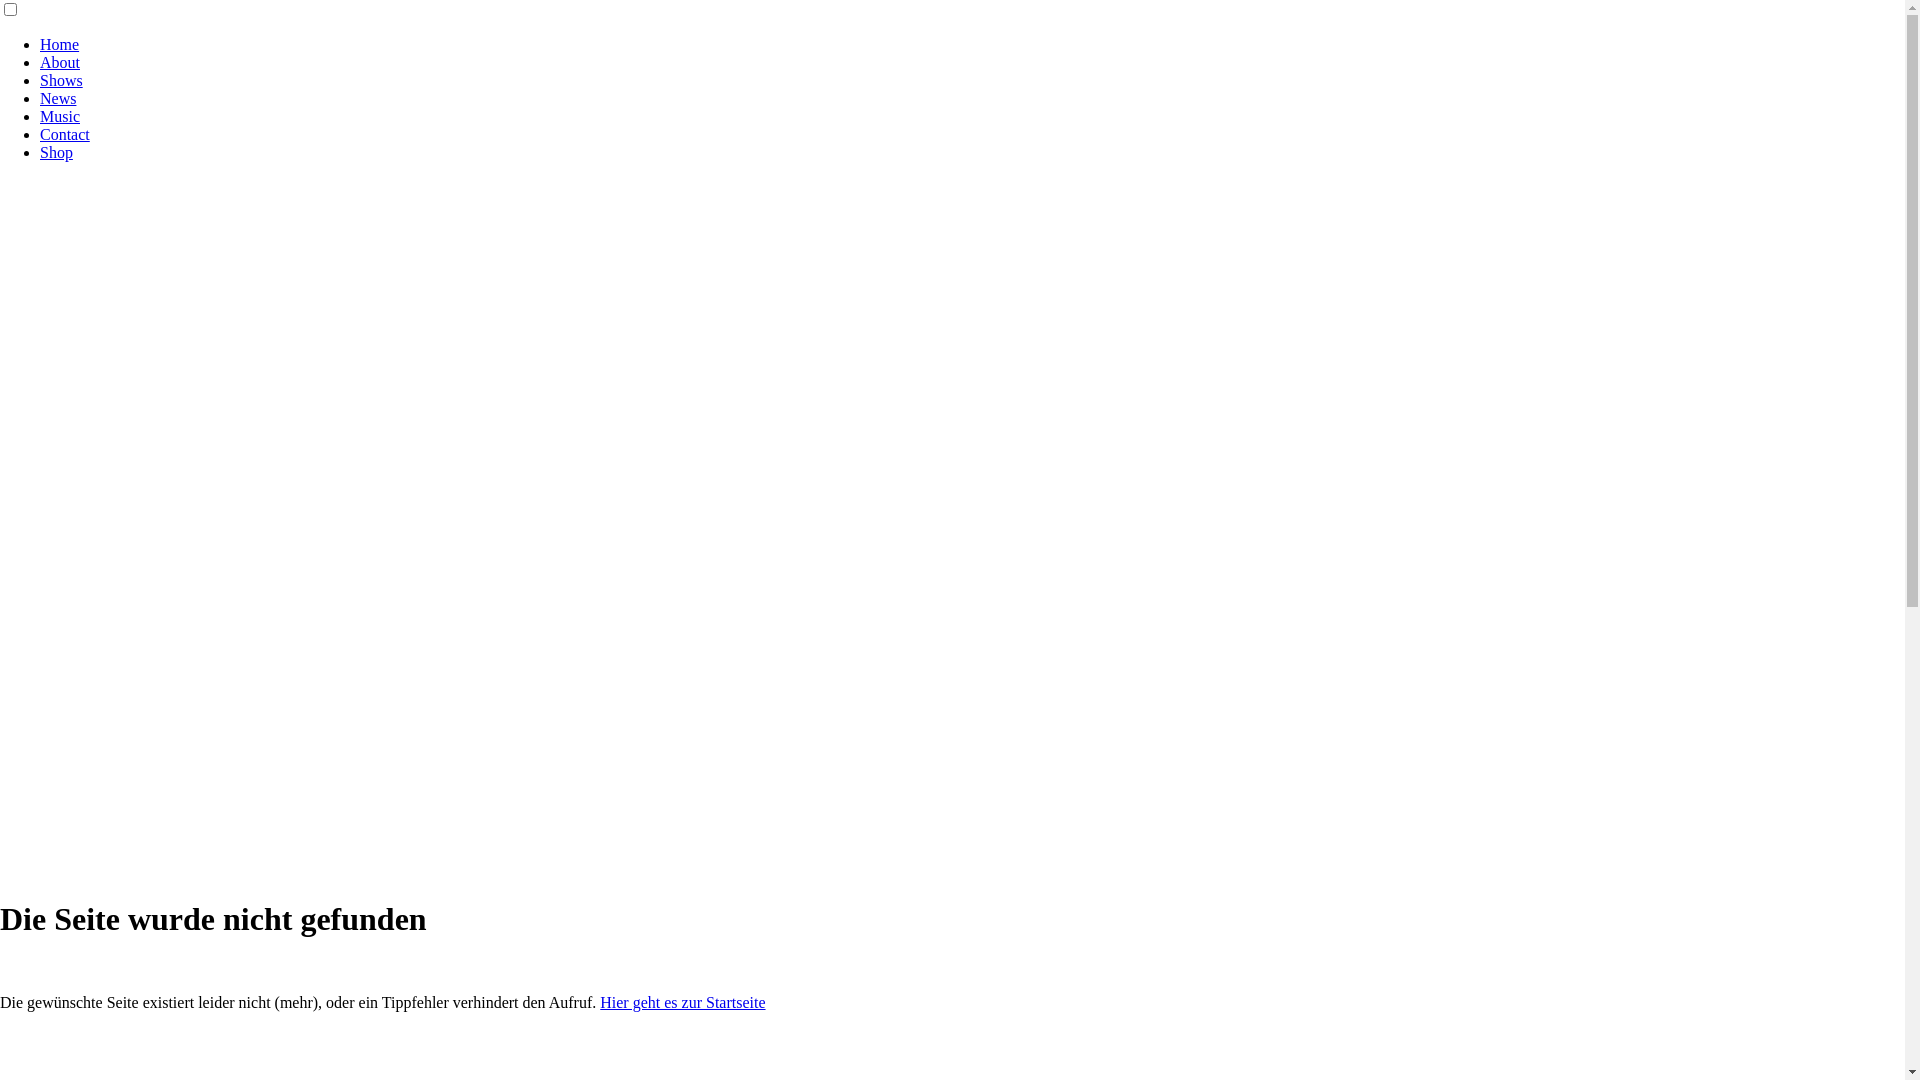 The height and width of the screenshot is (1080, 1920). I want to click on 'Shop', so click(56, 151).